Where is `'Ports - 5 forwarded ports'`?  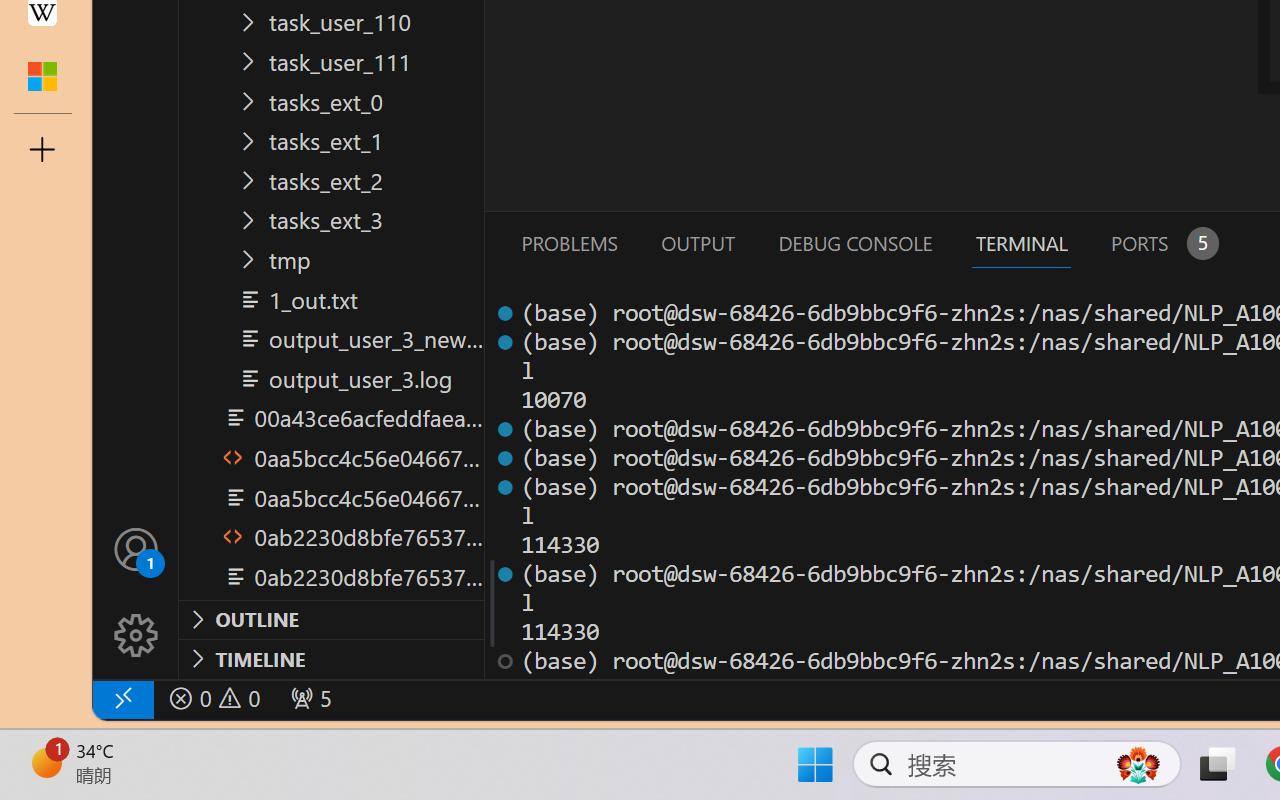 'Ports - 5 forwarded ports' is located at coordinates (1162, 242).